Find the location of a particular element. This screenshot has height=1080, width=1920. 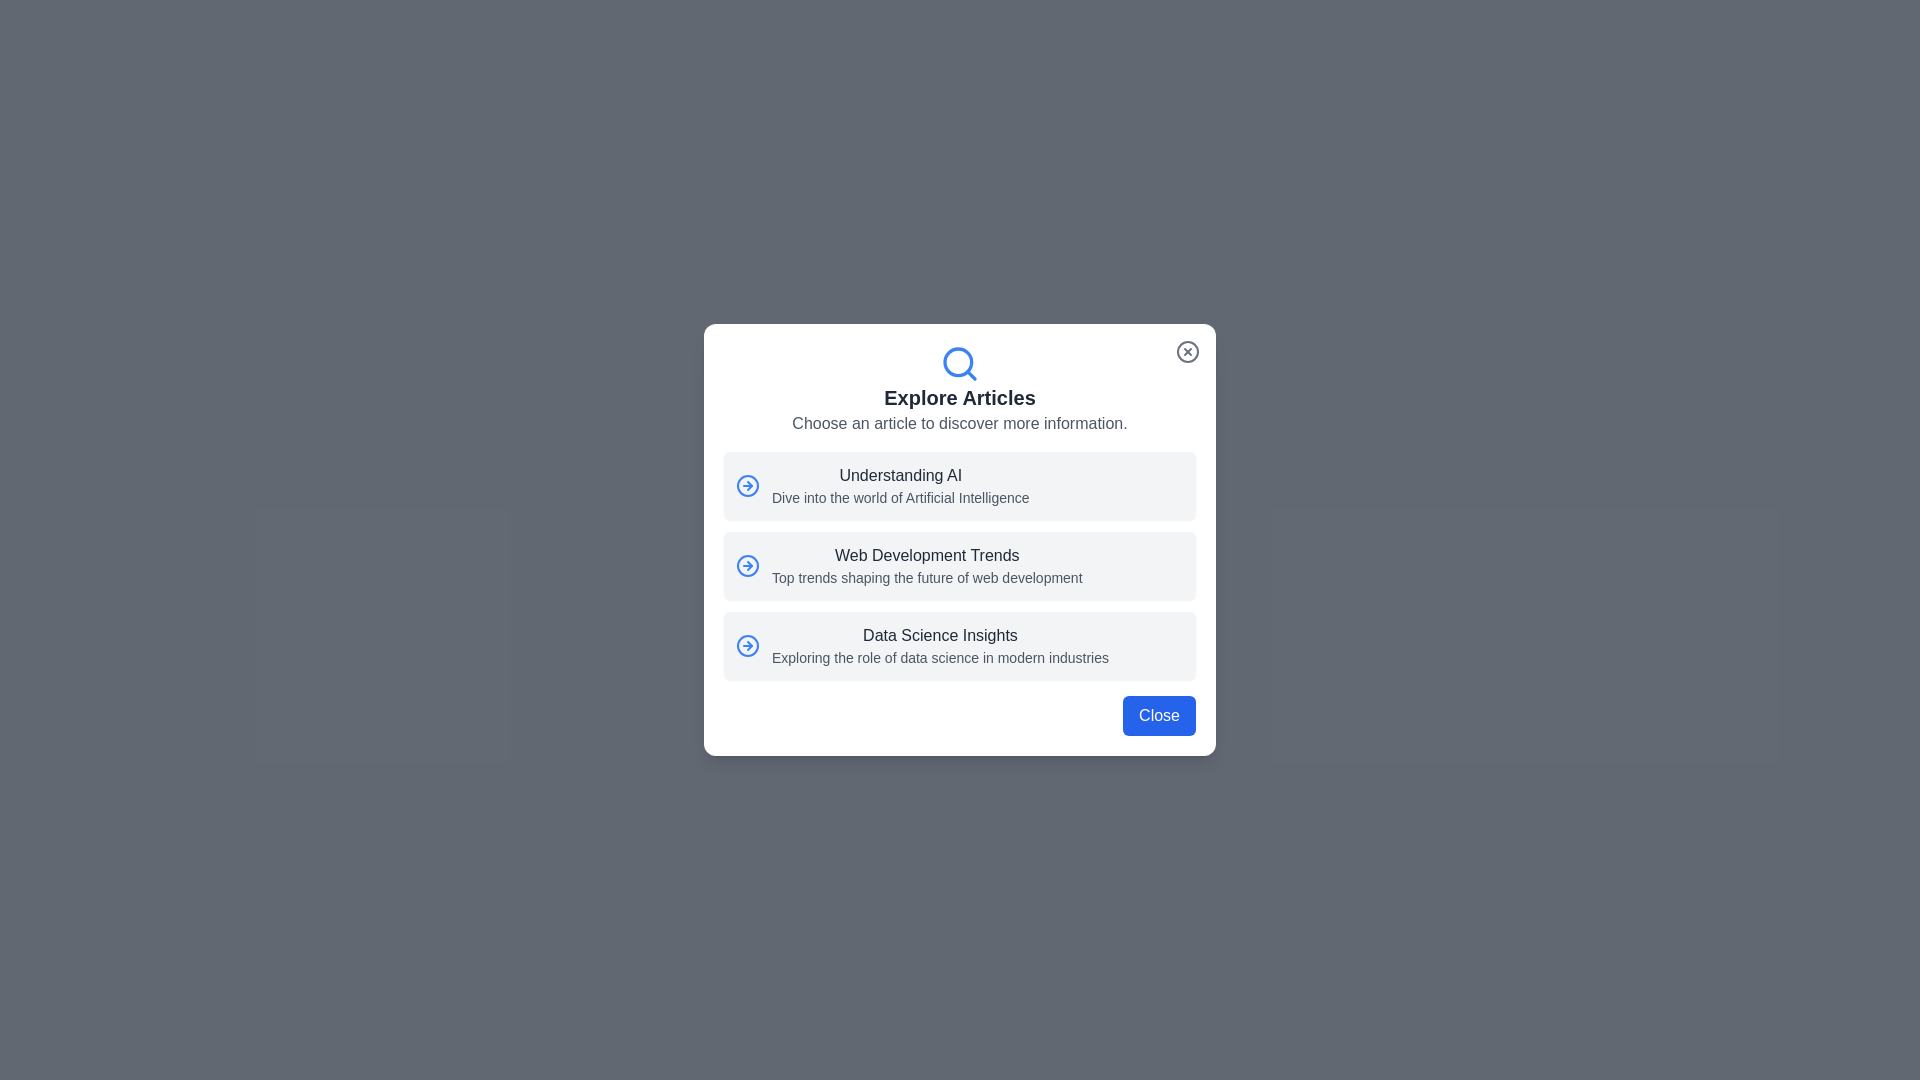

the article titled Web Development Trends from the list is located at coordinates (960, 566).